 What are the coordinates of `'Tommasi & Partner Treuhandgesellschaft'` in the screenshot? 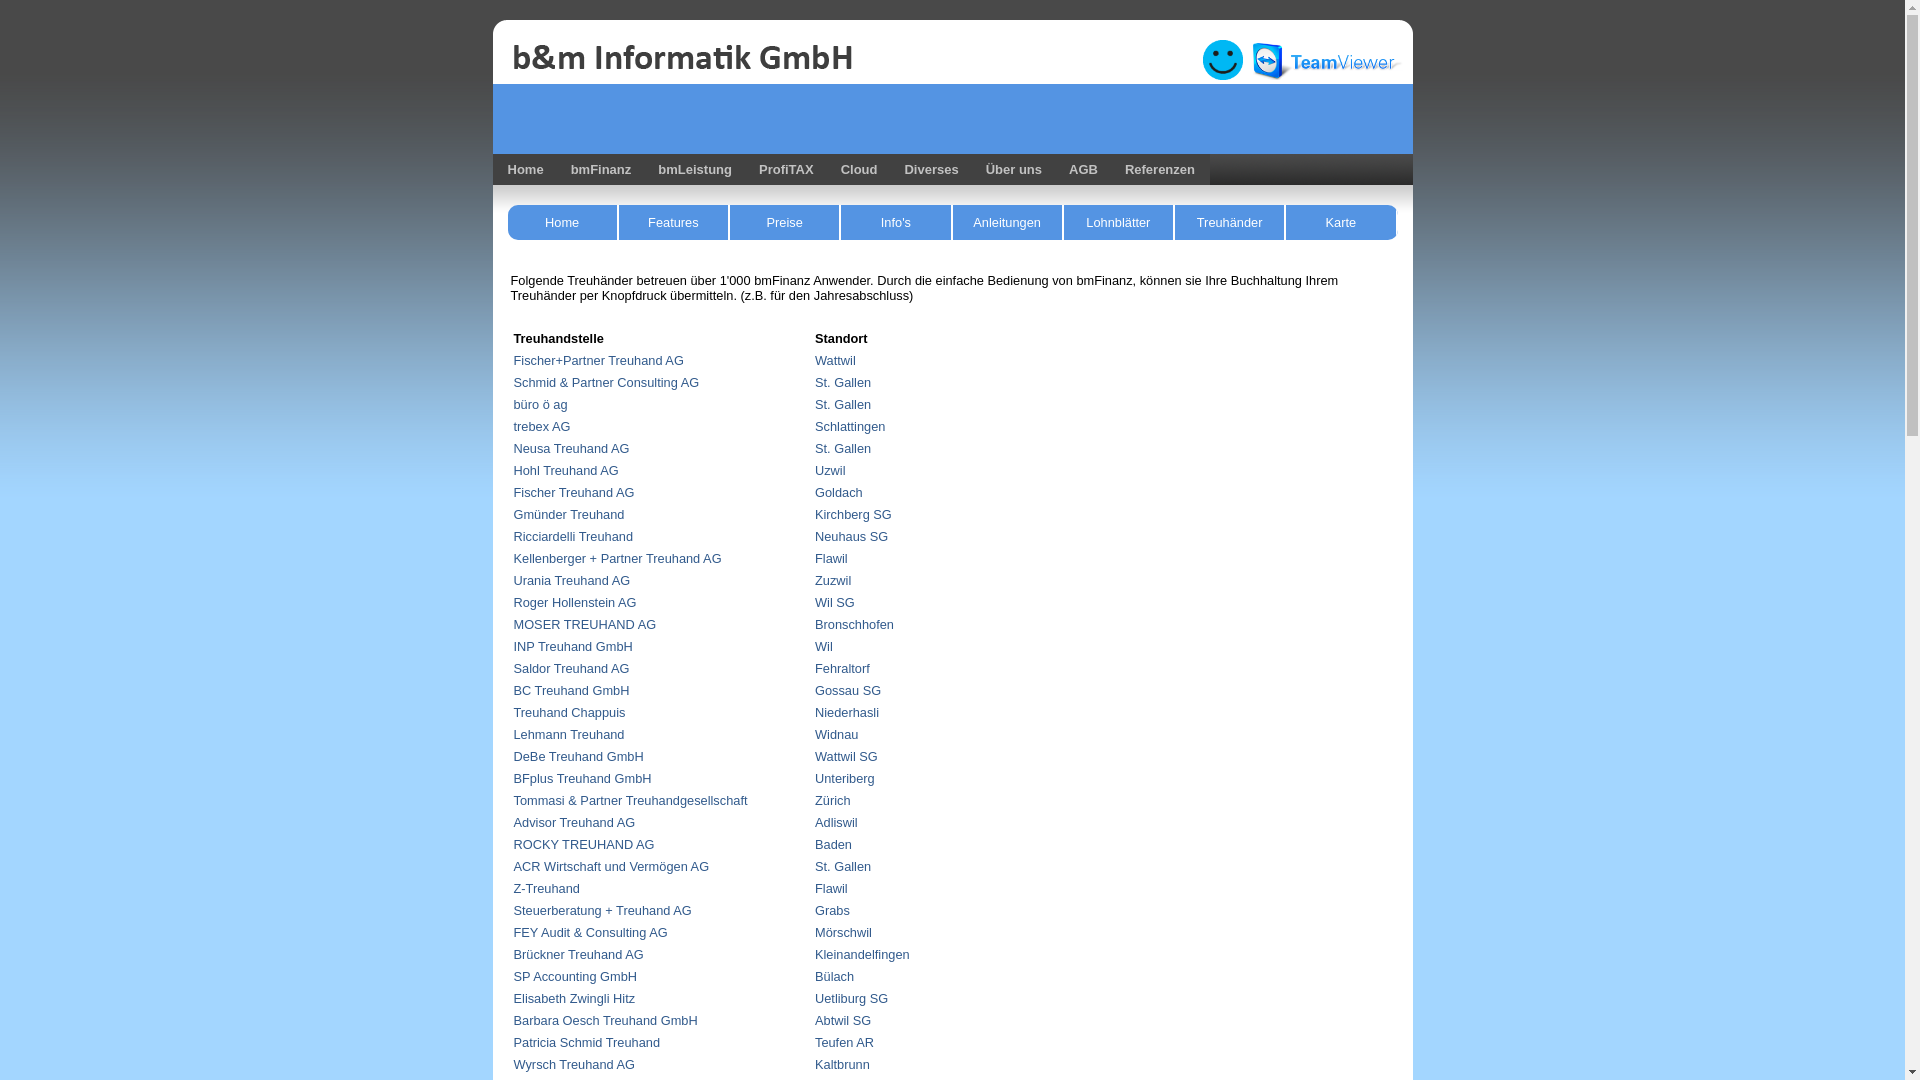 It's located at (513, 799).